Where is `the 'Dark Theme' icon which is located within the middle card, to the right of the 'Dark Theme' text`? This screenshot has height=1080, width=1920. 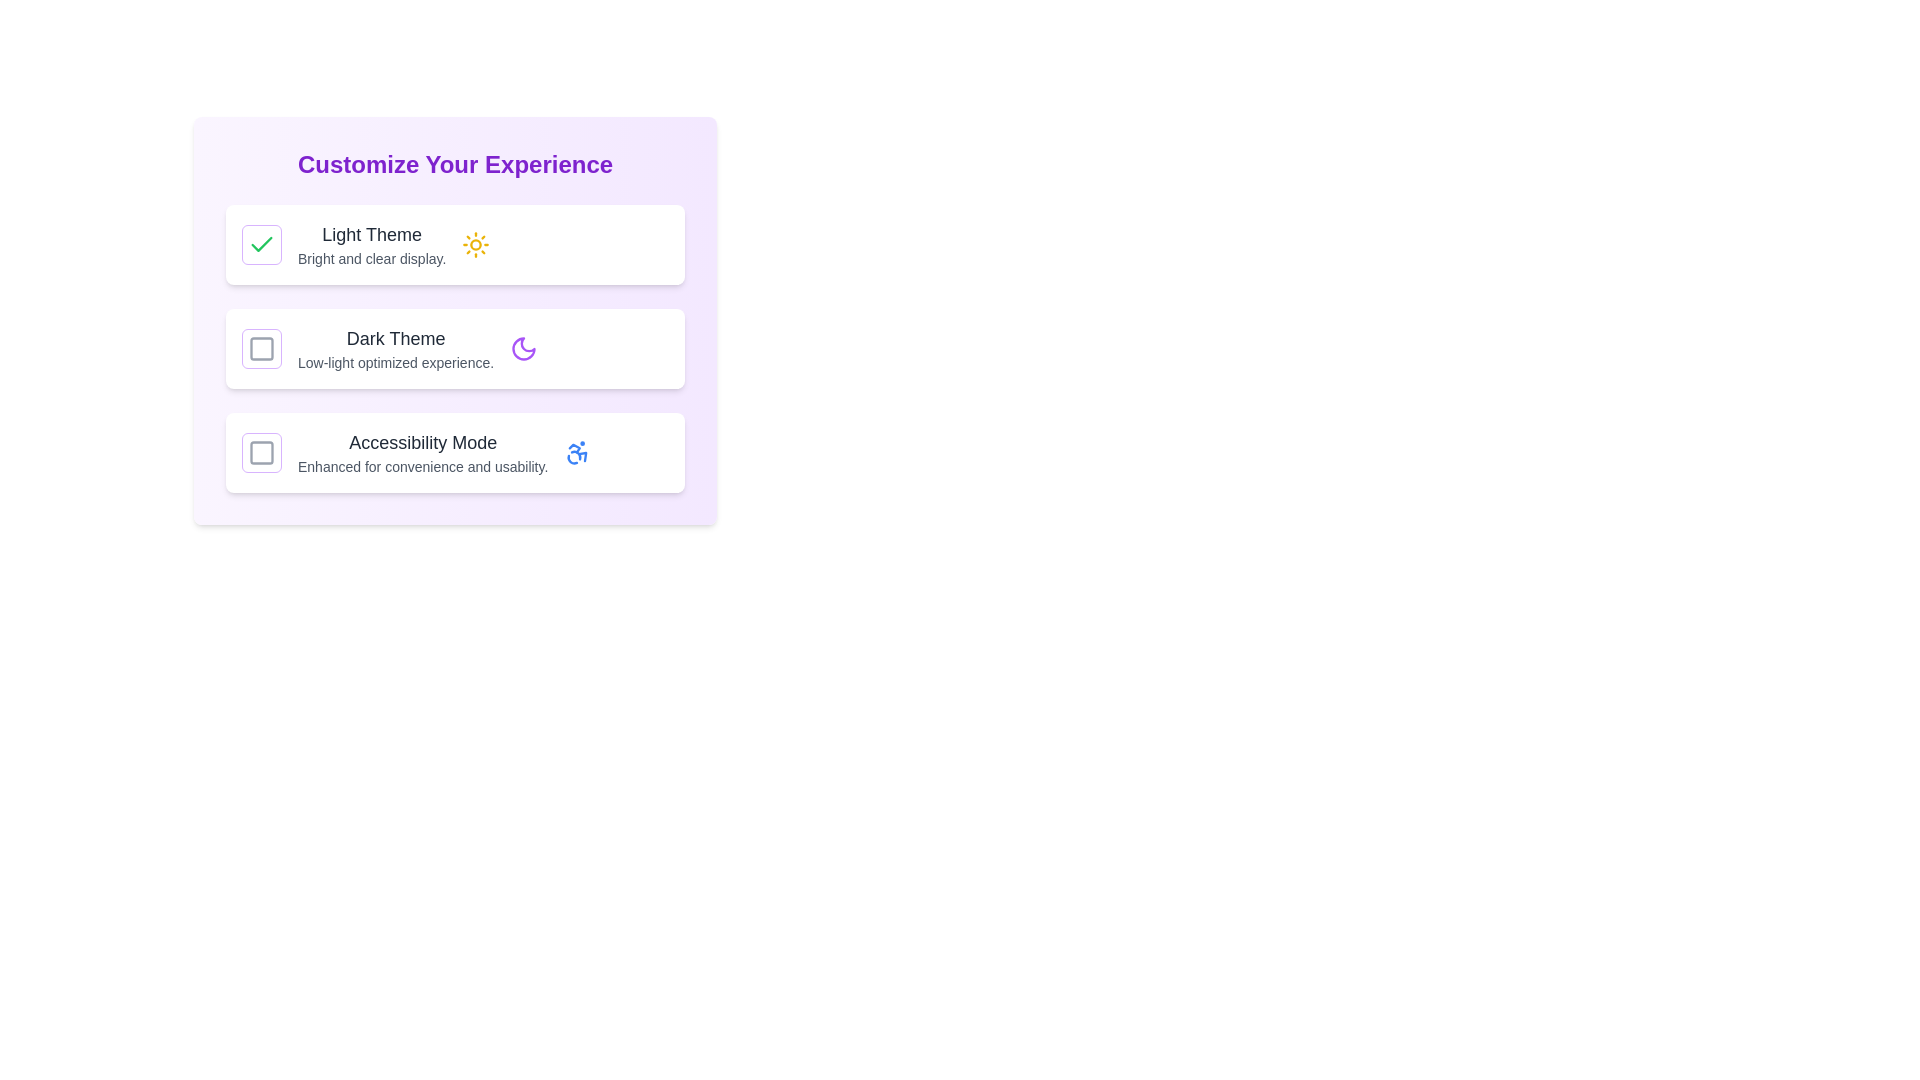
the 'Dark Theme' icon which is located within the middle card, to the right of the 'Dark Theme' text is located at coordinates (524, 347).